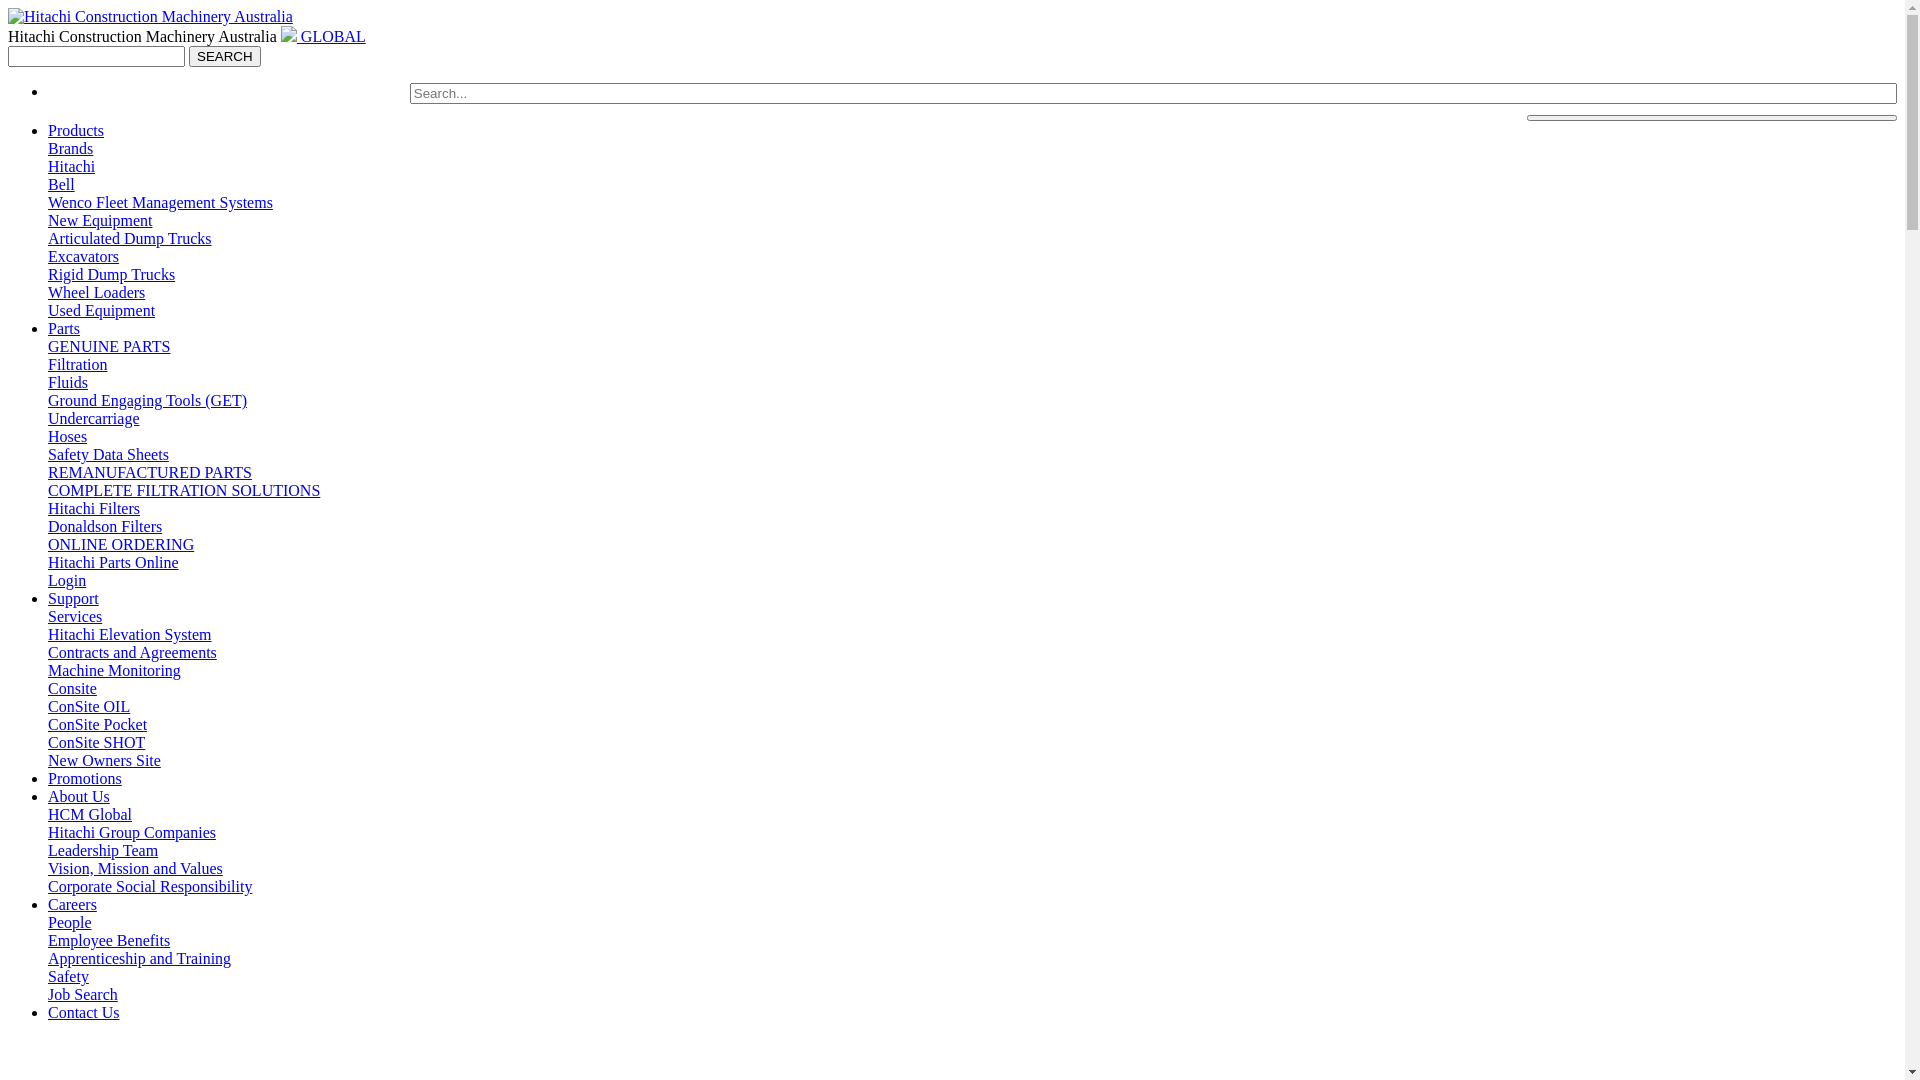  Describe the element at coordinates (100, 310) in the screenshot. I see `'Used Equipment'` at that location.